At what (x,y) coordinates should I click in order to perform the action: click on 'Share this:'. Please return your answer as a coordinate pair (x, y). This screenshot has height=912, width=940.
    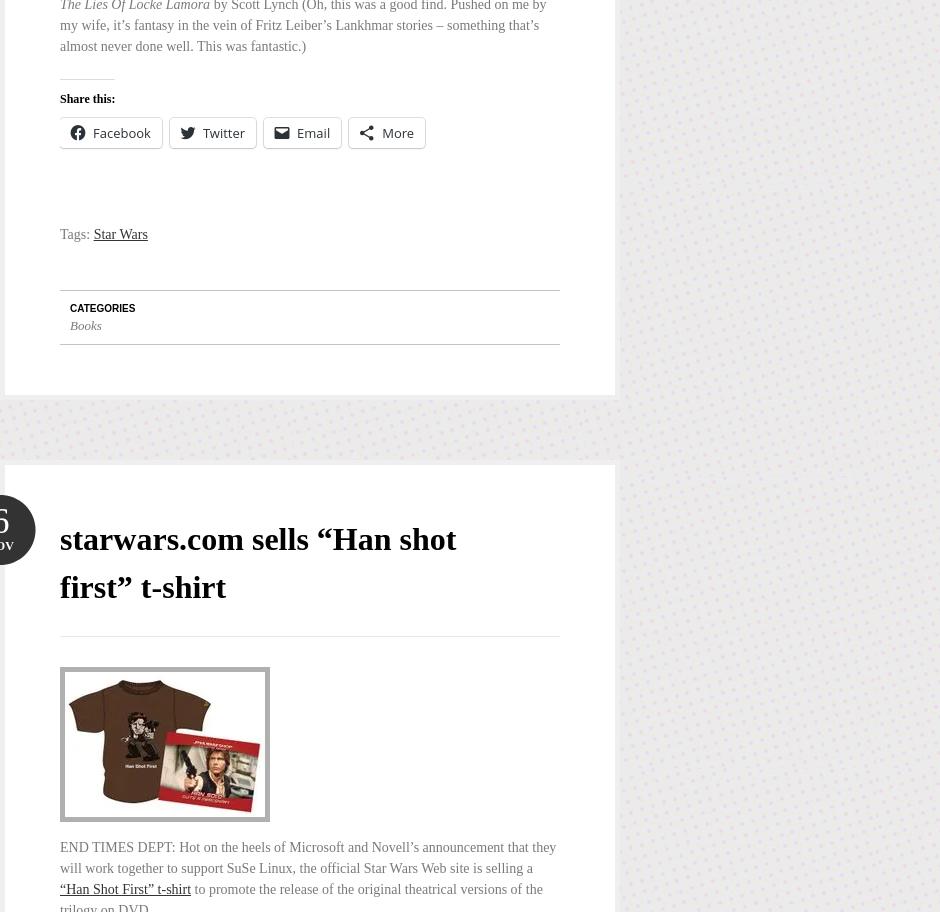
    Looking at the image, I should click on (87, 99).